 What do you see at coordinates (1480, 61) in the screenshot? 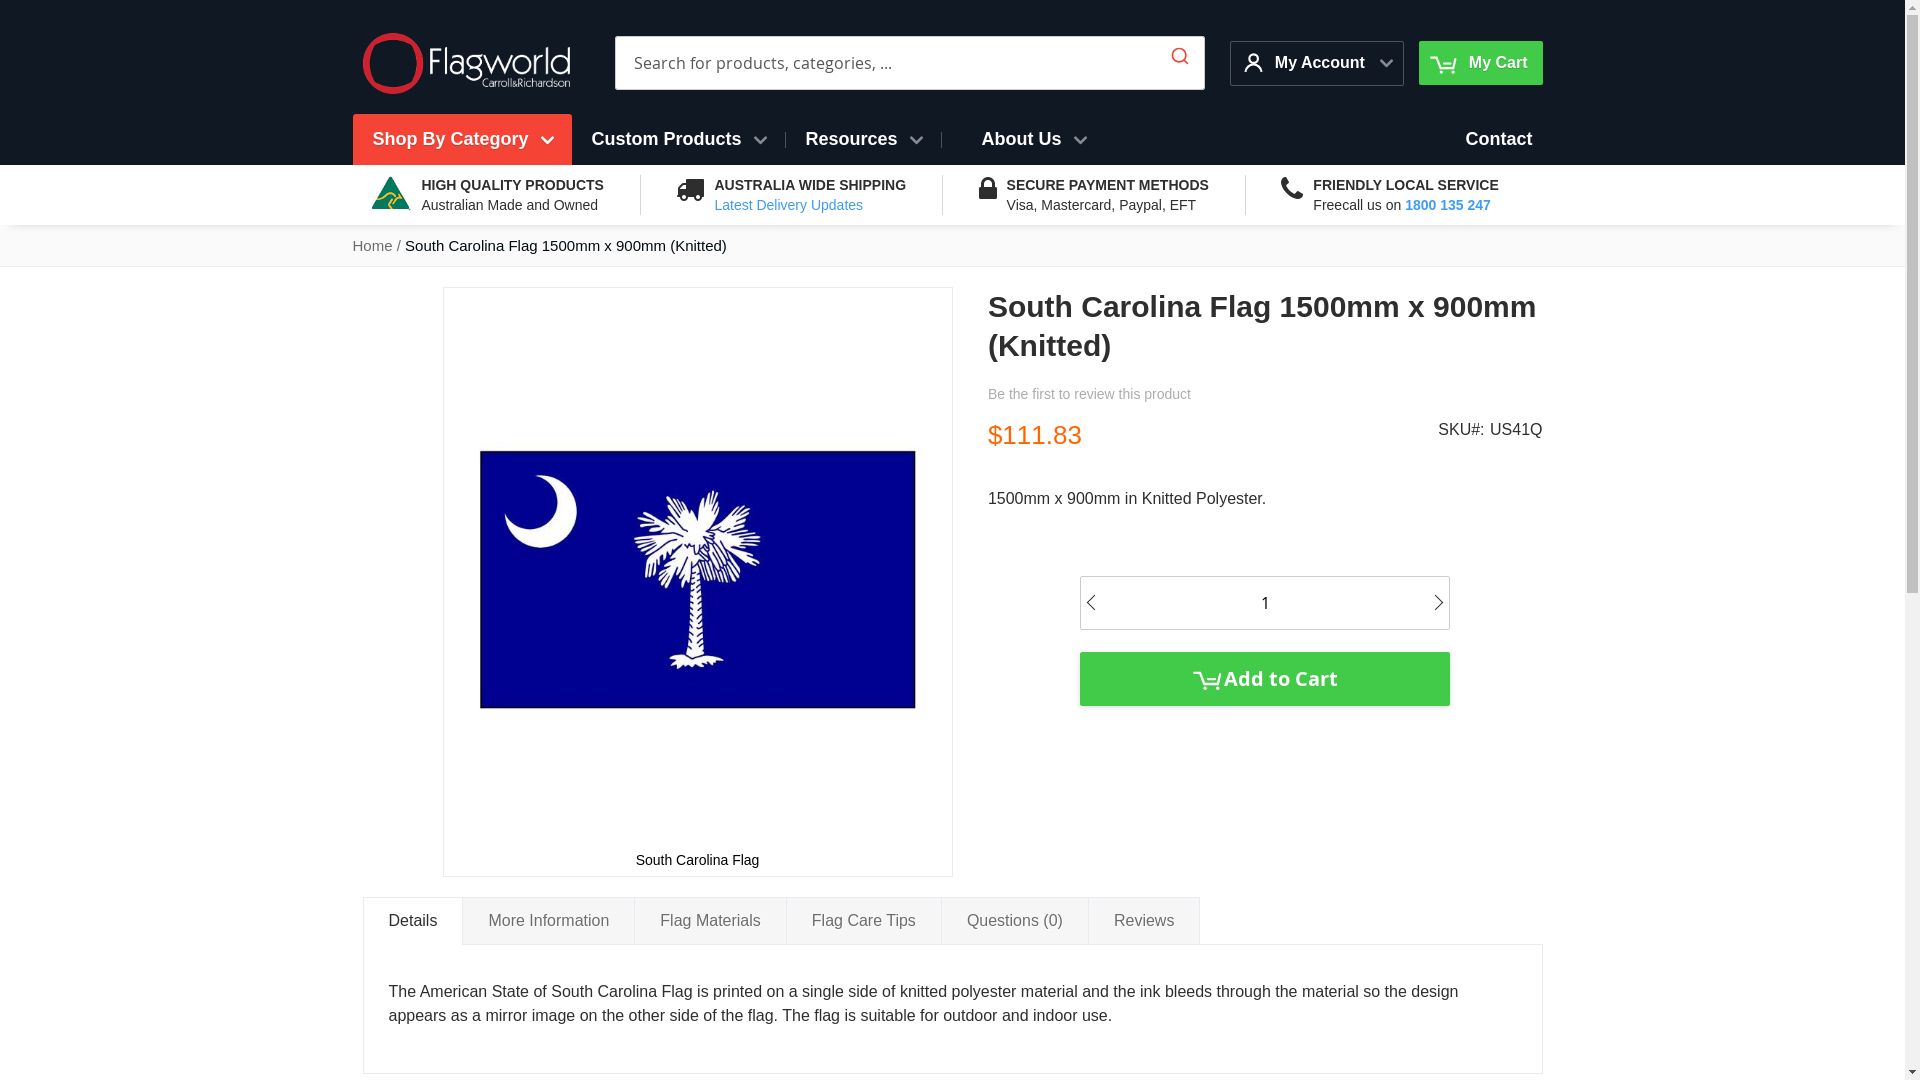
I see `'My Cart'` at bounding box center [1480, 61].